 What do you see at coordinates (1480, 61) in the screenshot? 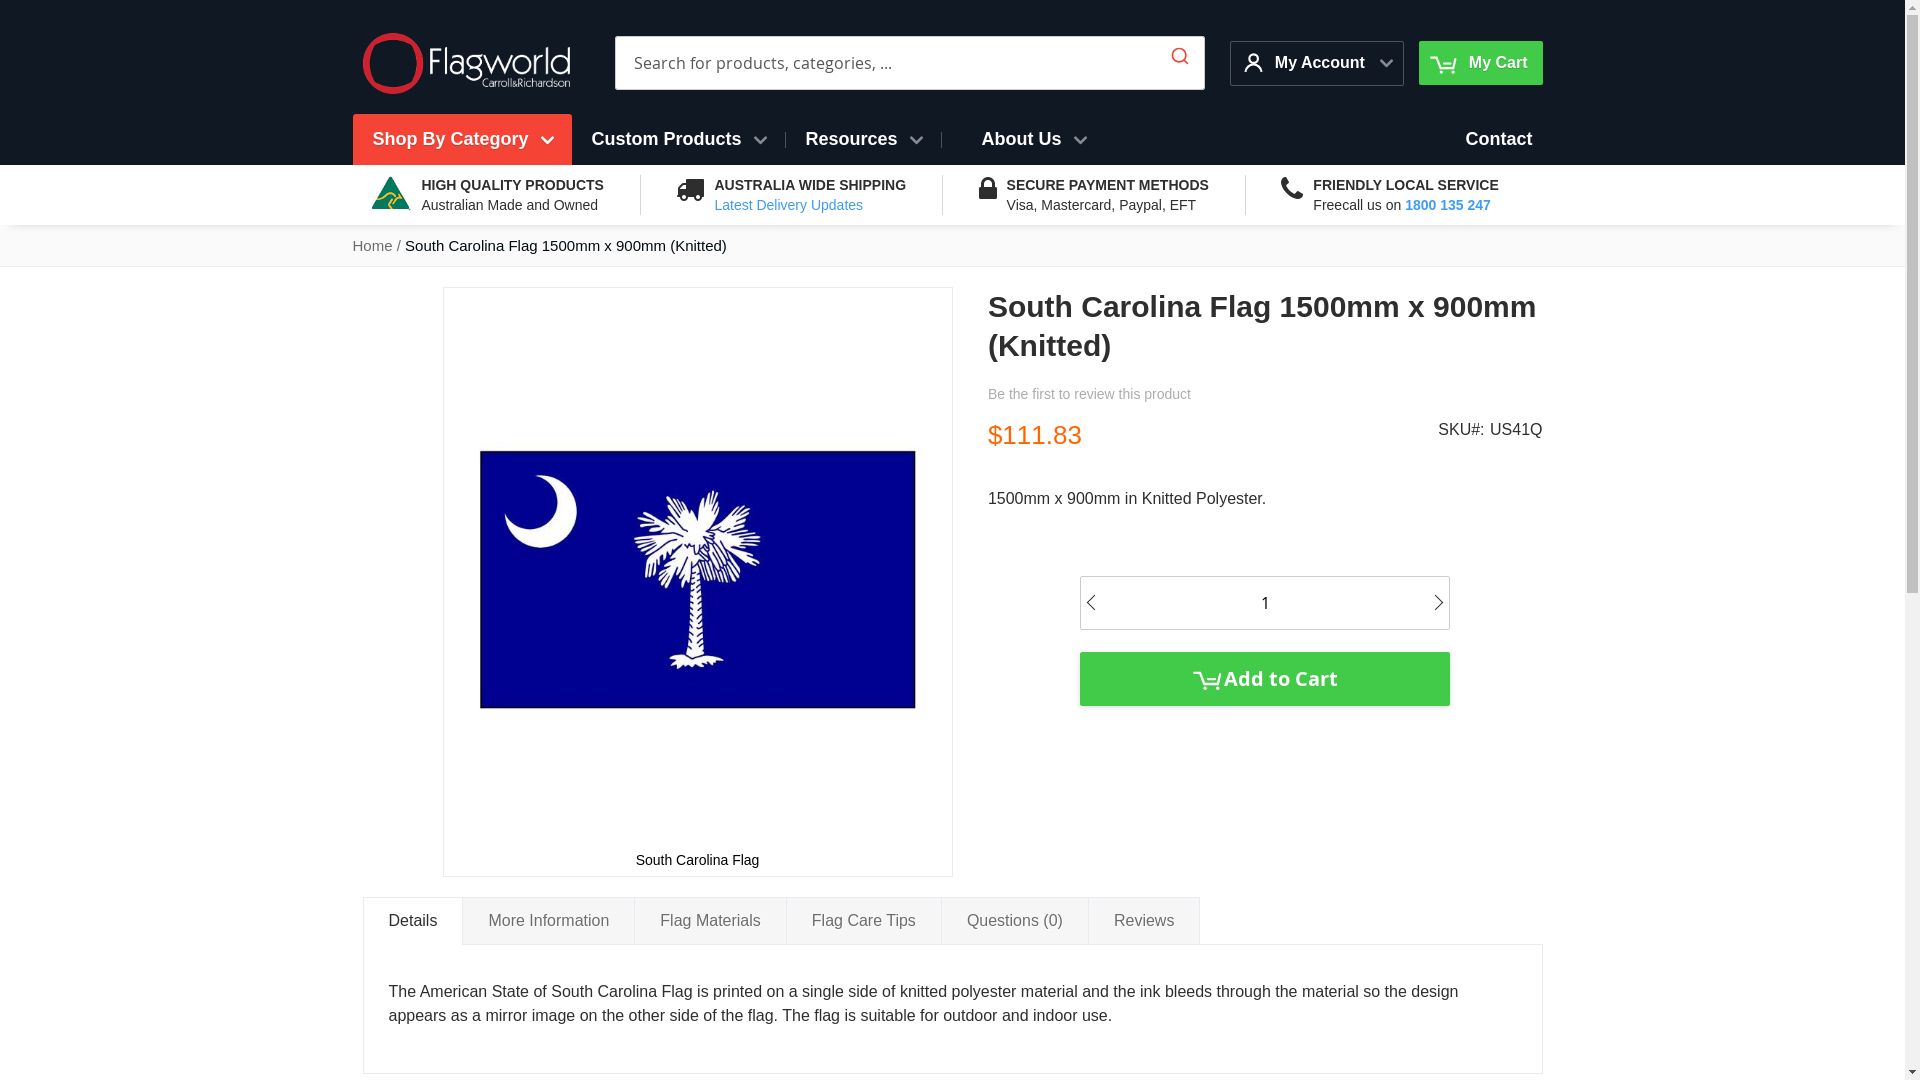
I see `'My Cart'` at bounding box center [1480, 61].